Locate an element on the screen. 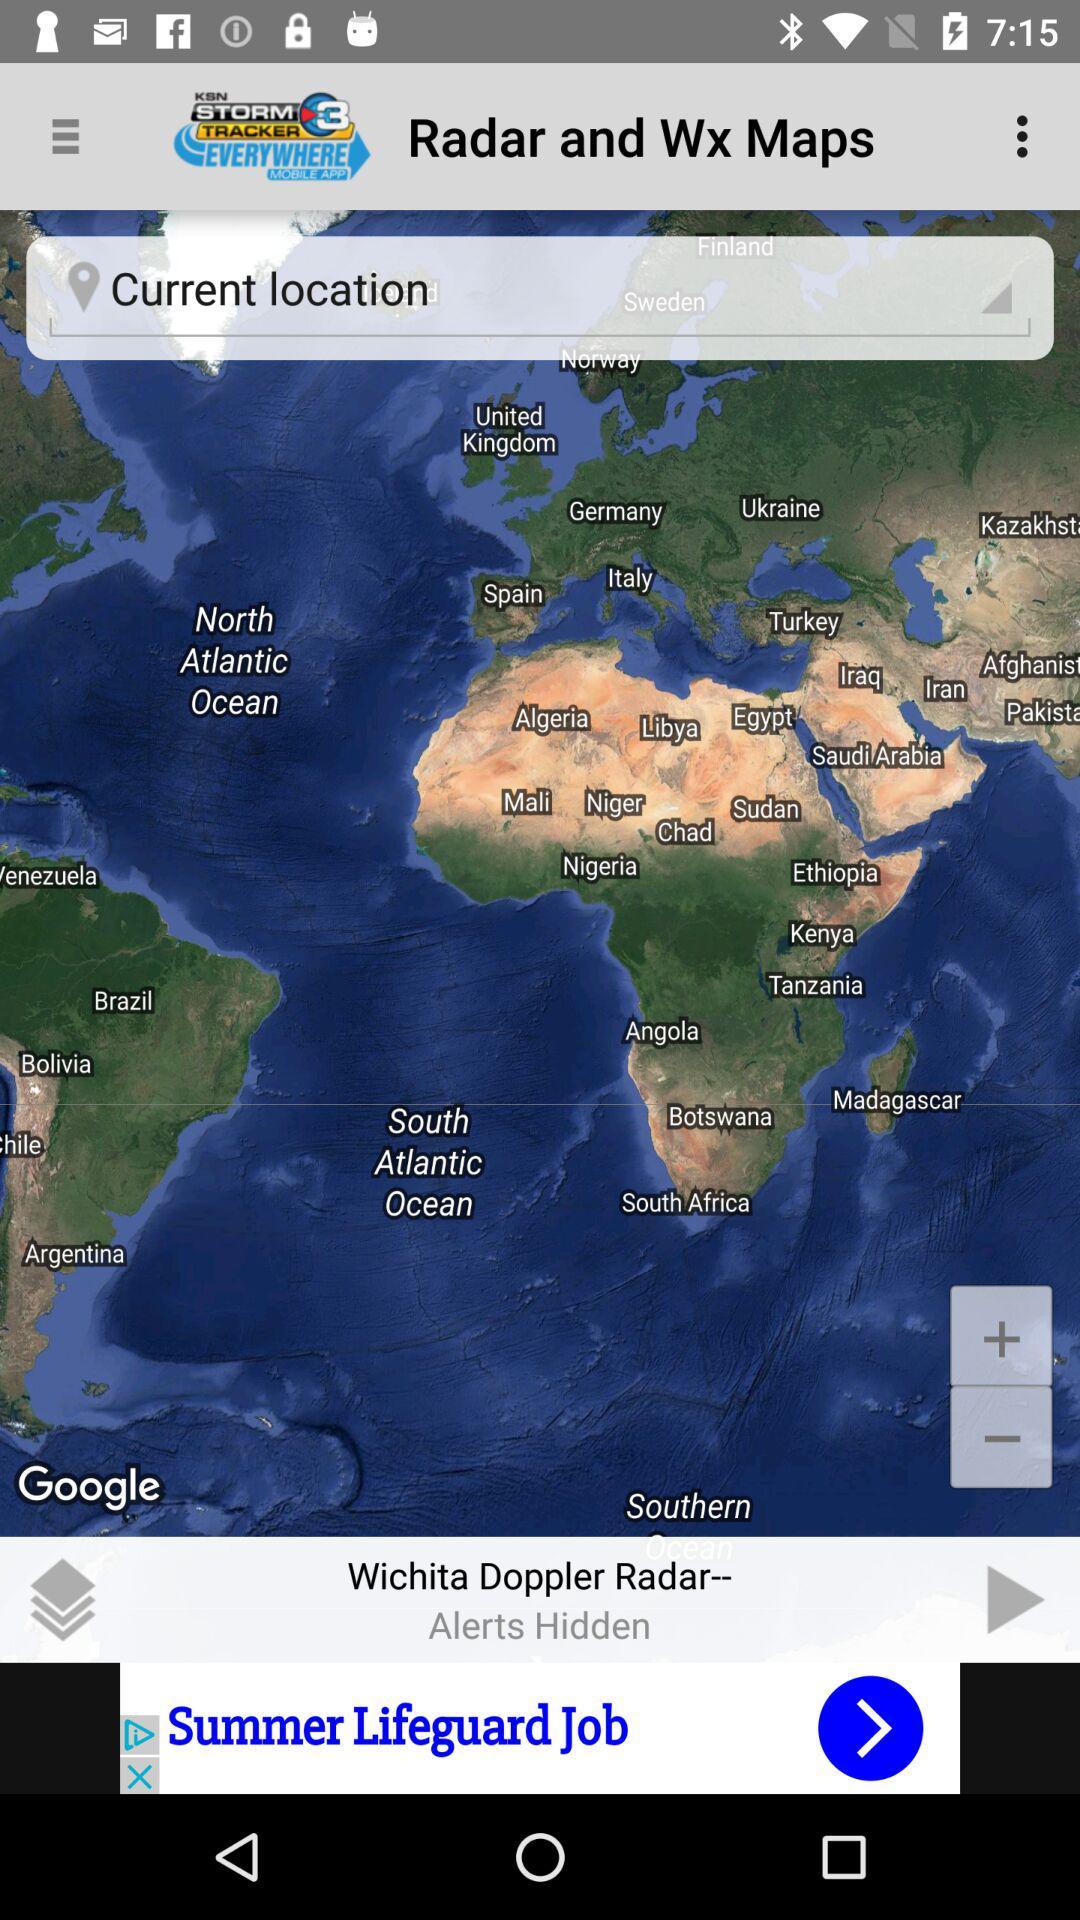 This screenshot has height=1920, width=1080. next button is located at coordinates (1017, 1598).